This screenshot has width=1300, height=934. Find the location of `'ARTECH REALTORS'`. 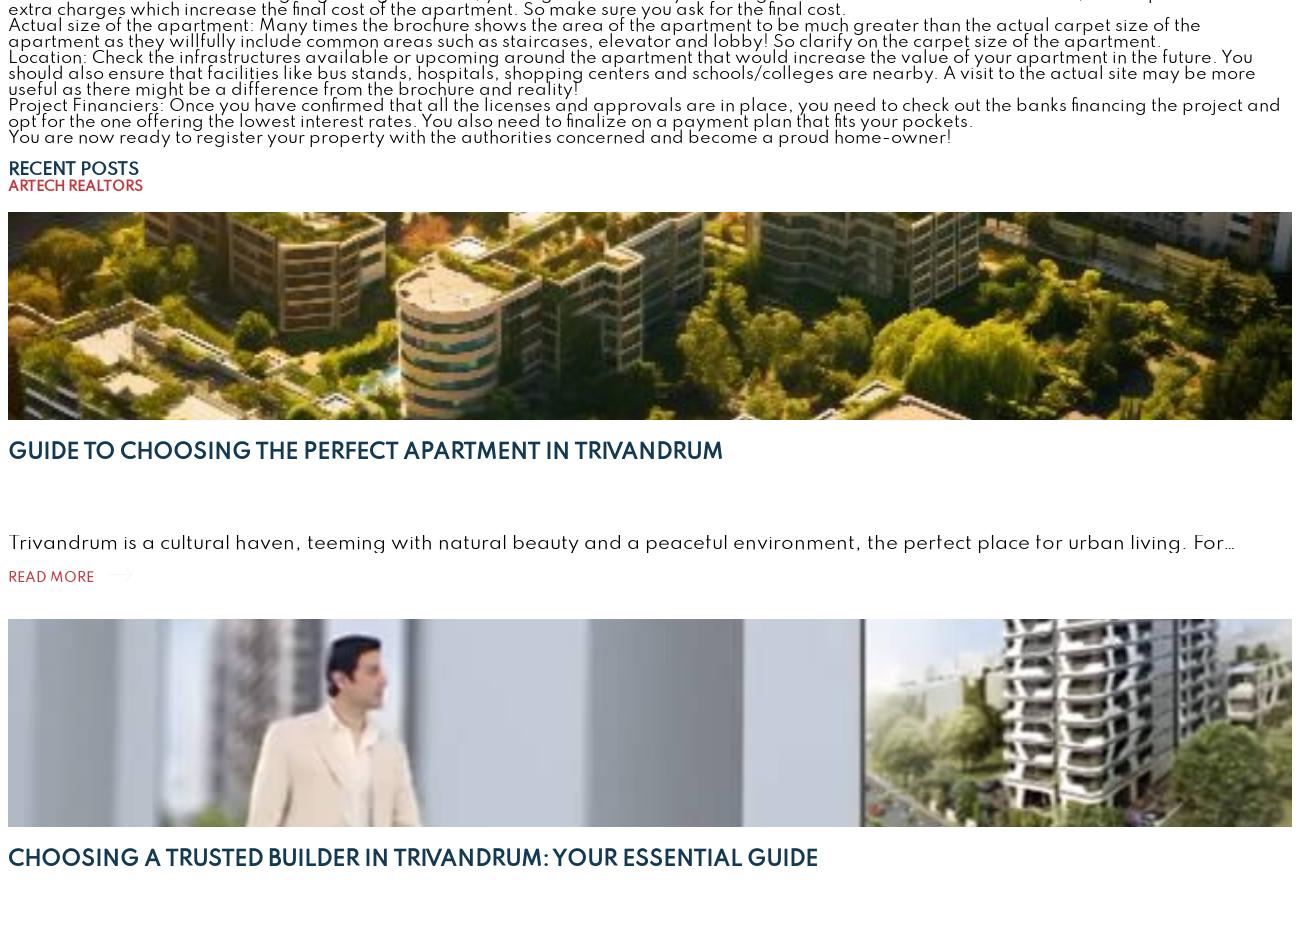

'ARTECH REALTORS' is located at coordinates (75, 186).